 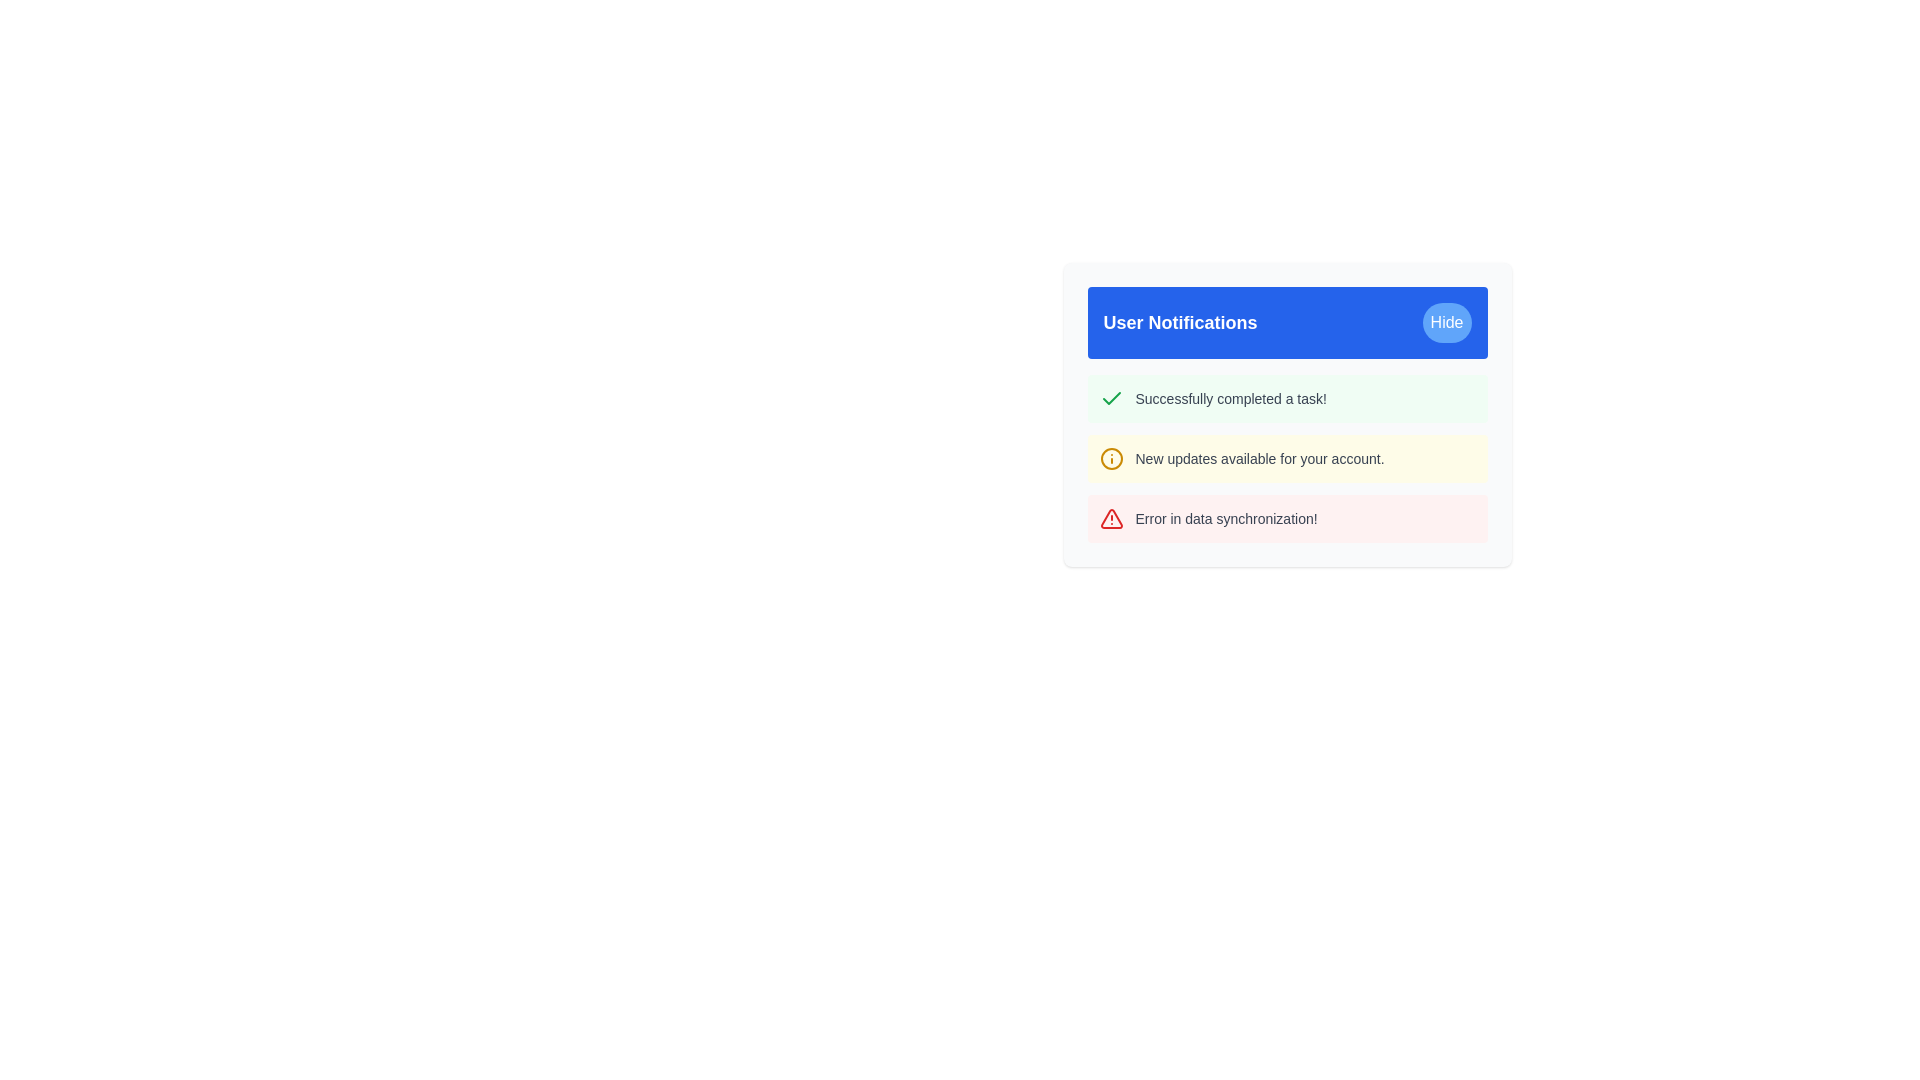 I want to click on notification message from the third notification bubble under 'User Notifications', which informs about an error encountered during data synchronization, so click(x=1287, y=518).